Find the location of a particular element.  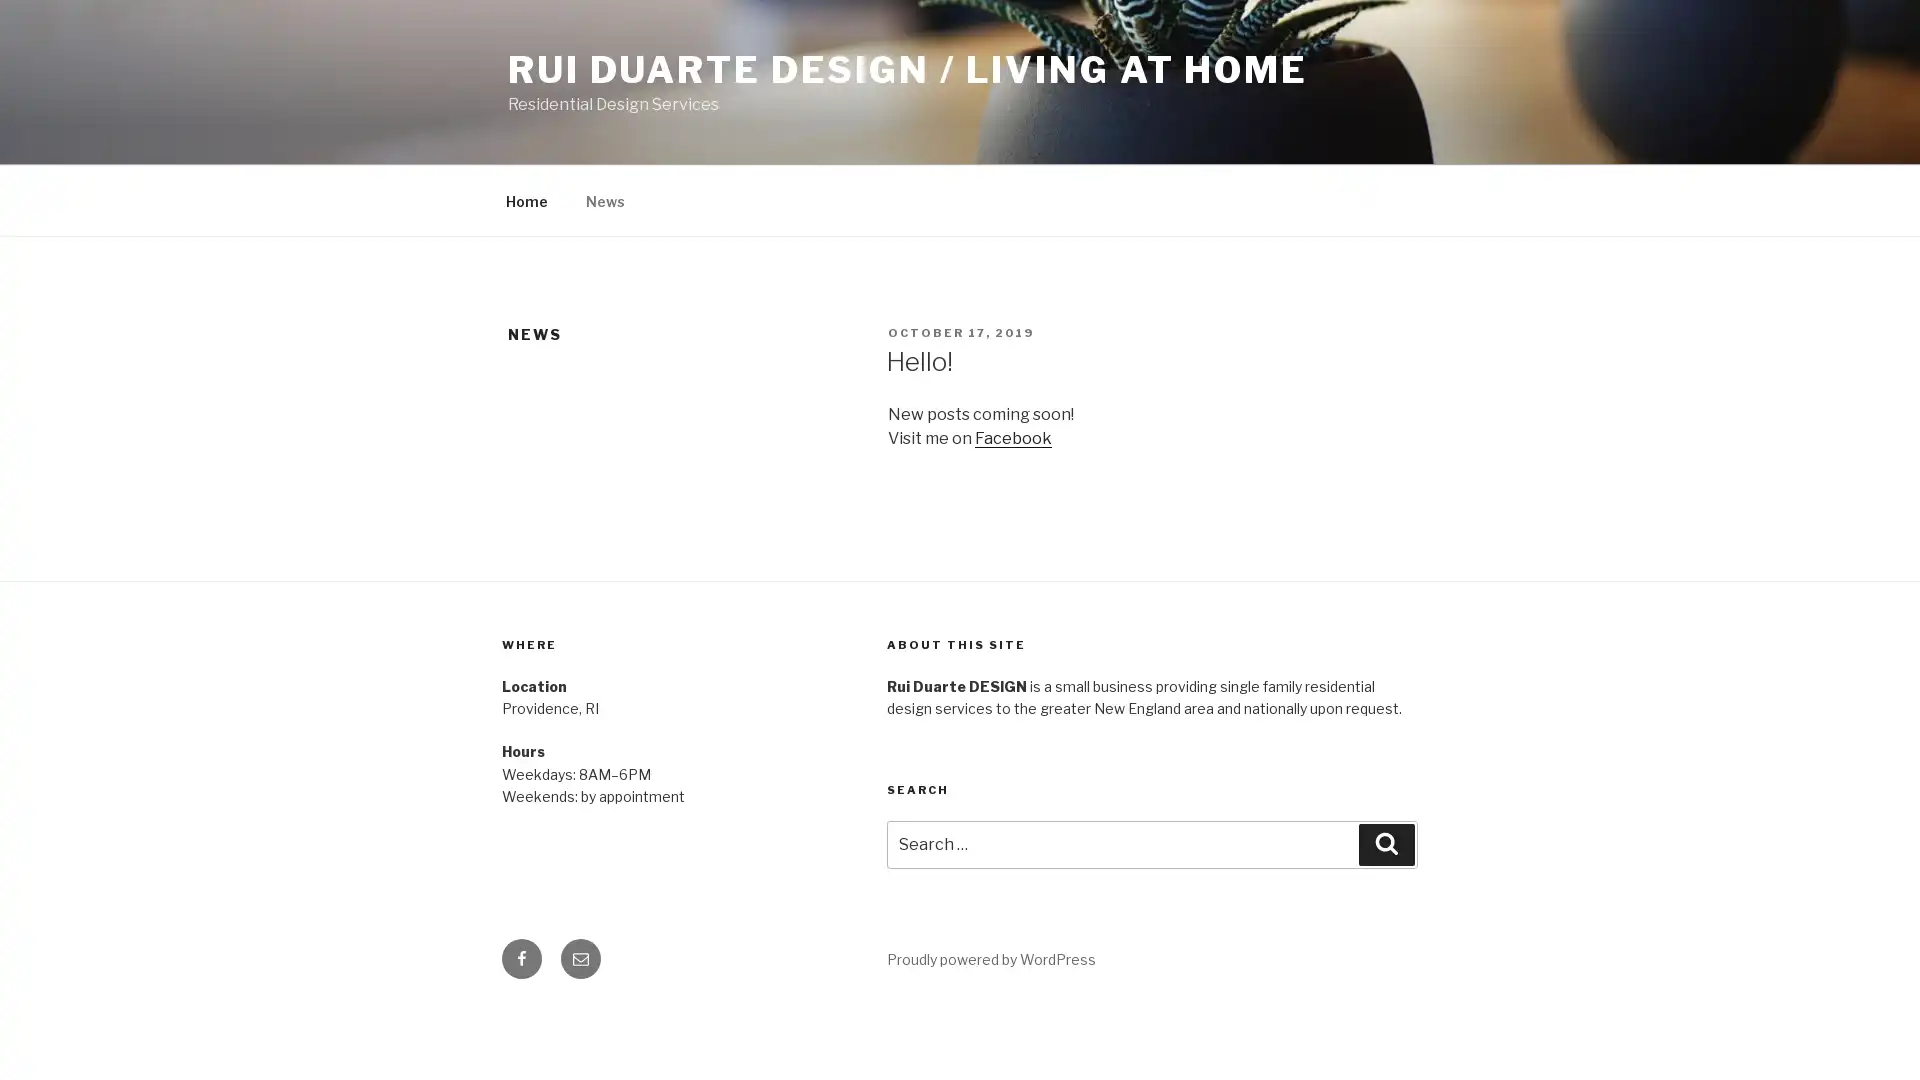

Search is located at coordinates (1386, 844).